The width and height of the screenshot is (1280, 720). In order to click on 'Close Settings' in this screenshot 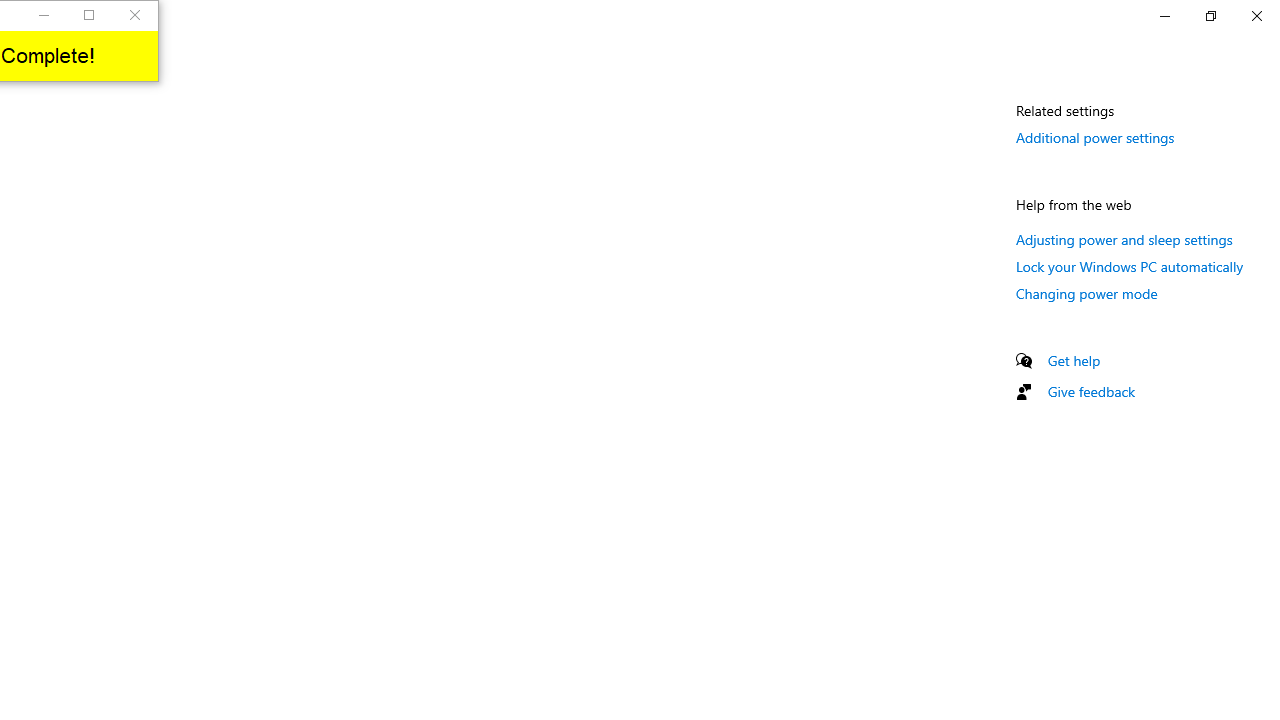, I will do `click(1255, 15)`.